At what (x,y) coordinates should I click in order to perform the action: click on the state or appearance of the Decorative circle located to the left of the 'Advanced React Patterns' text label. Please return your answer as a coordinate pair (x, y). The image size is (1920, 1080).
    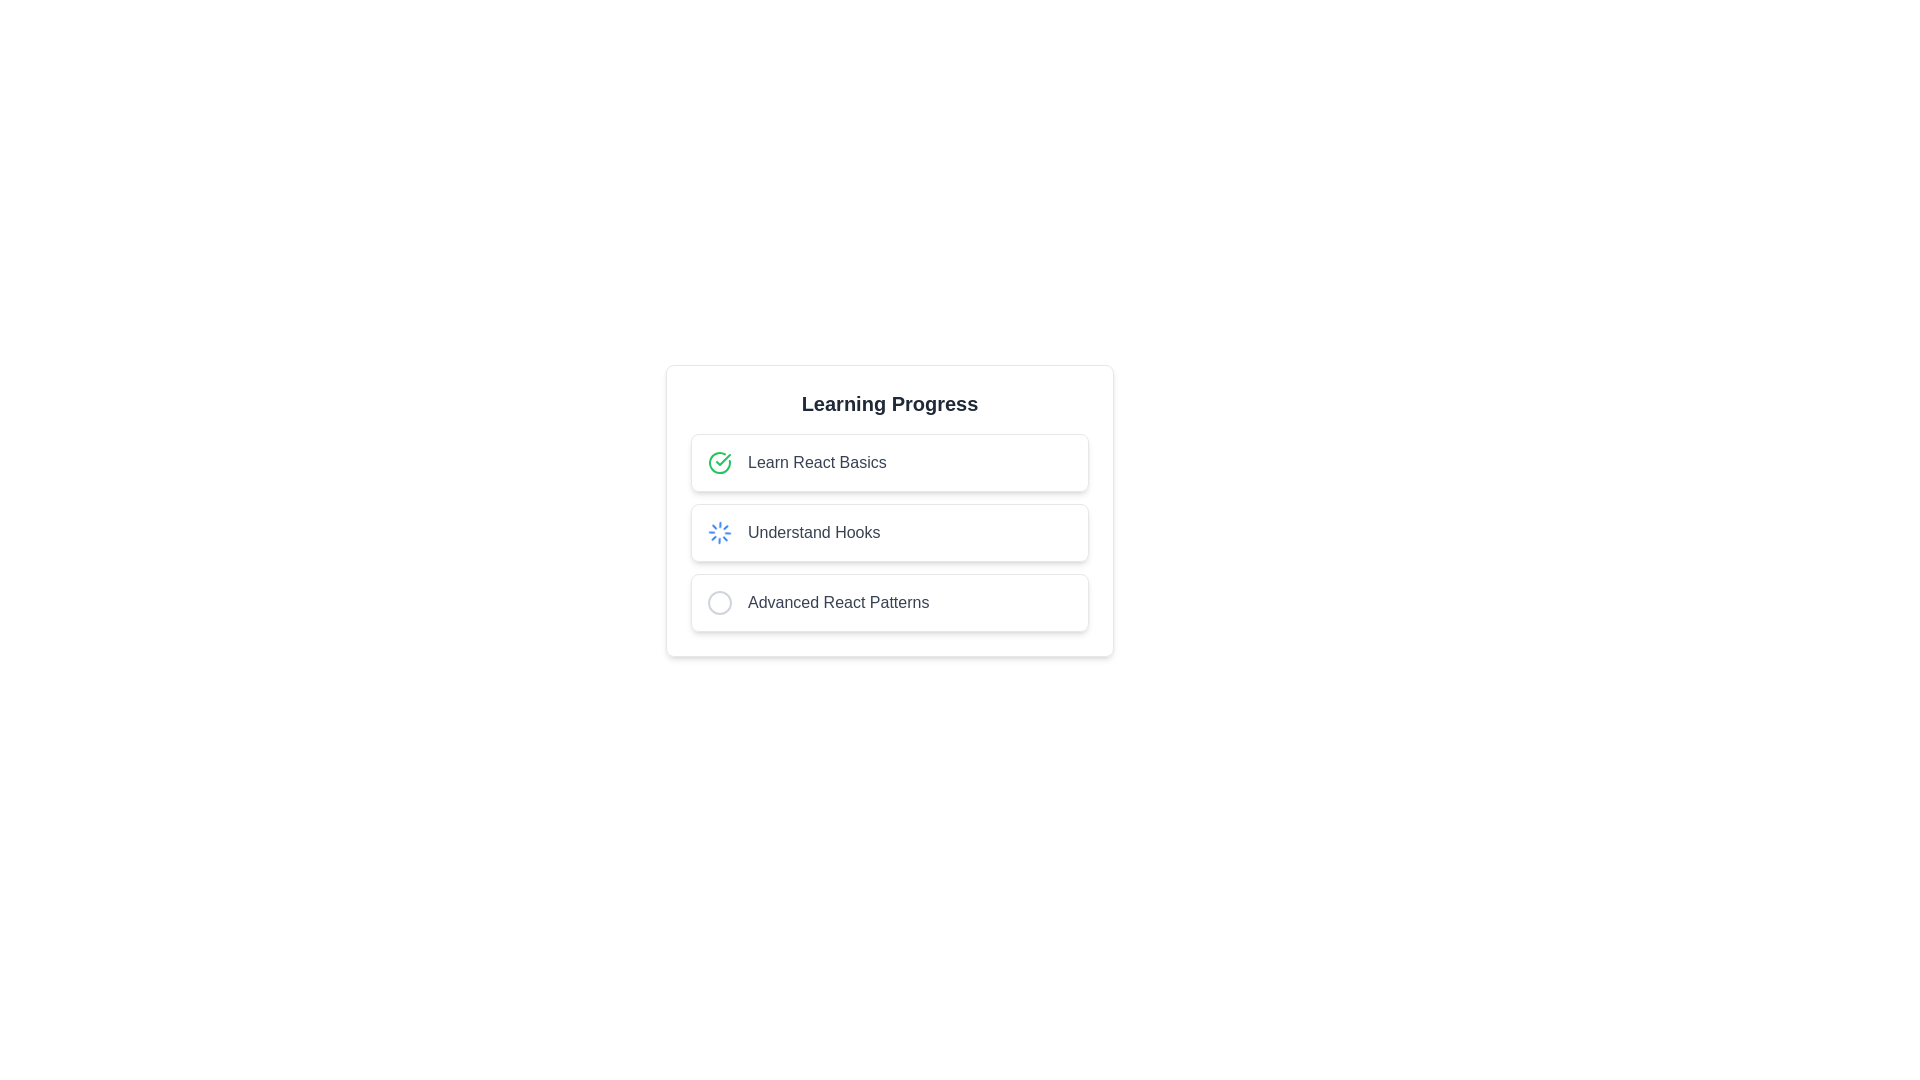
    Looking at the image, I should click on (720, 601).